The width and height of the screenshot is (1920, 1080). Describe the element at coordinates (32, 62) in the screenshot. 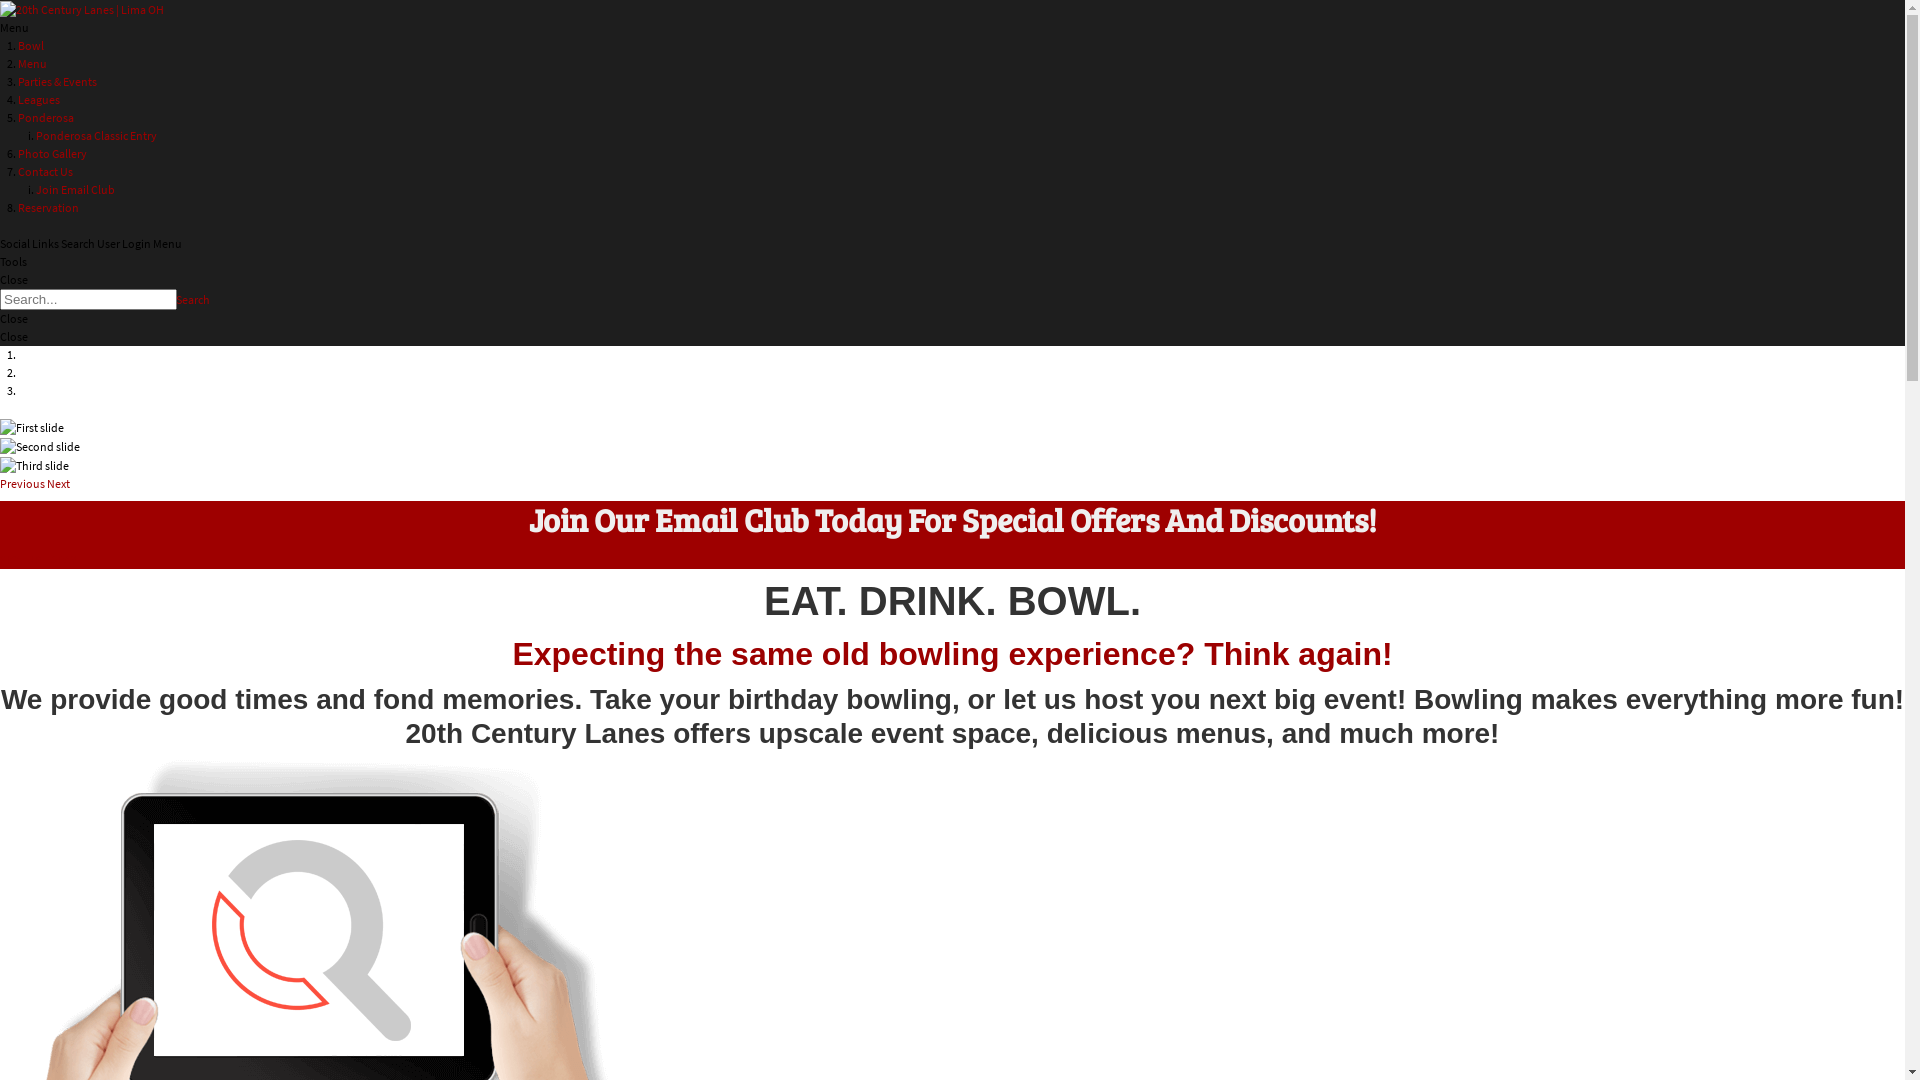

I see `'Menu'` at that location.